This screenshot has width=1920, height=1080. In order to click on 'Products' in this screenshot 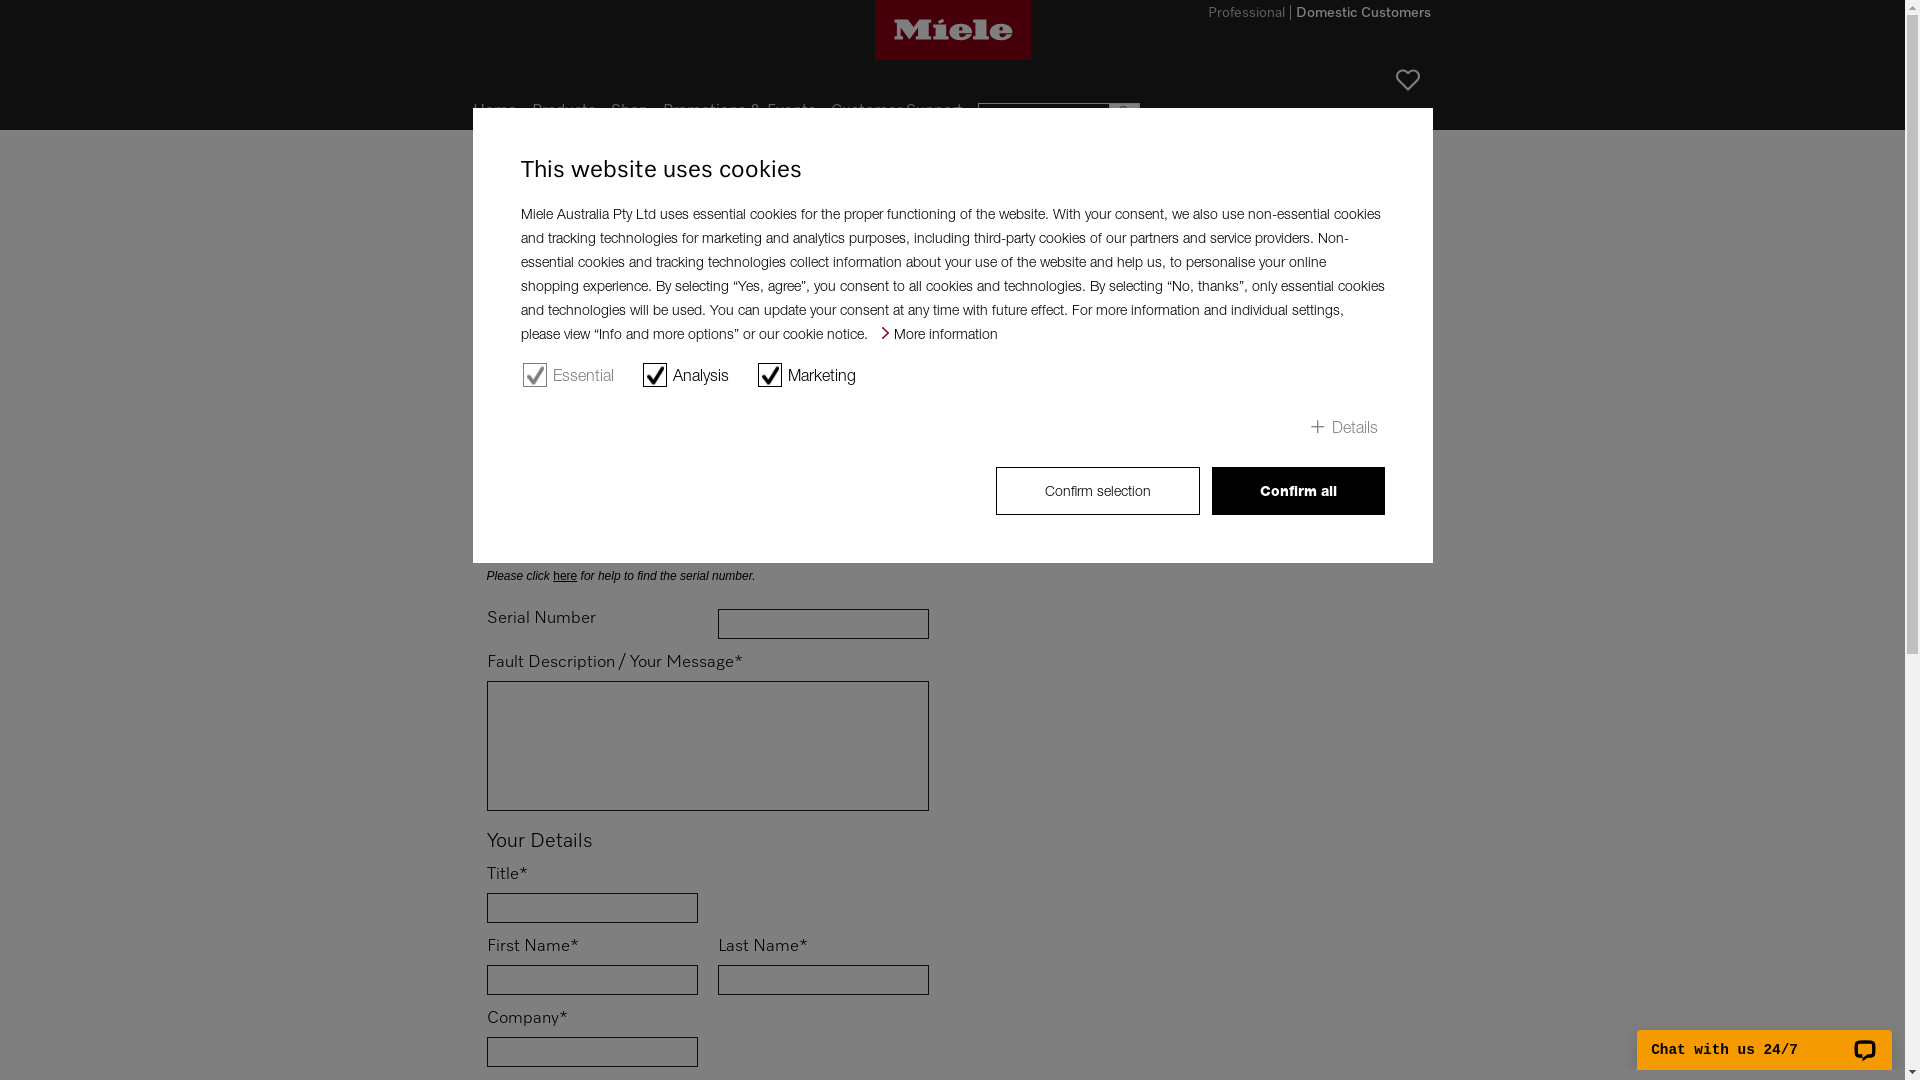, I will do `click(563, 111)`.